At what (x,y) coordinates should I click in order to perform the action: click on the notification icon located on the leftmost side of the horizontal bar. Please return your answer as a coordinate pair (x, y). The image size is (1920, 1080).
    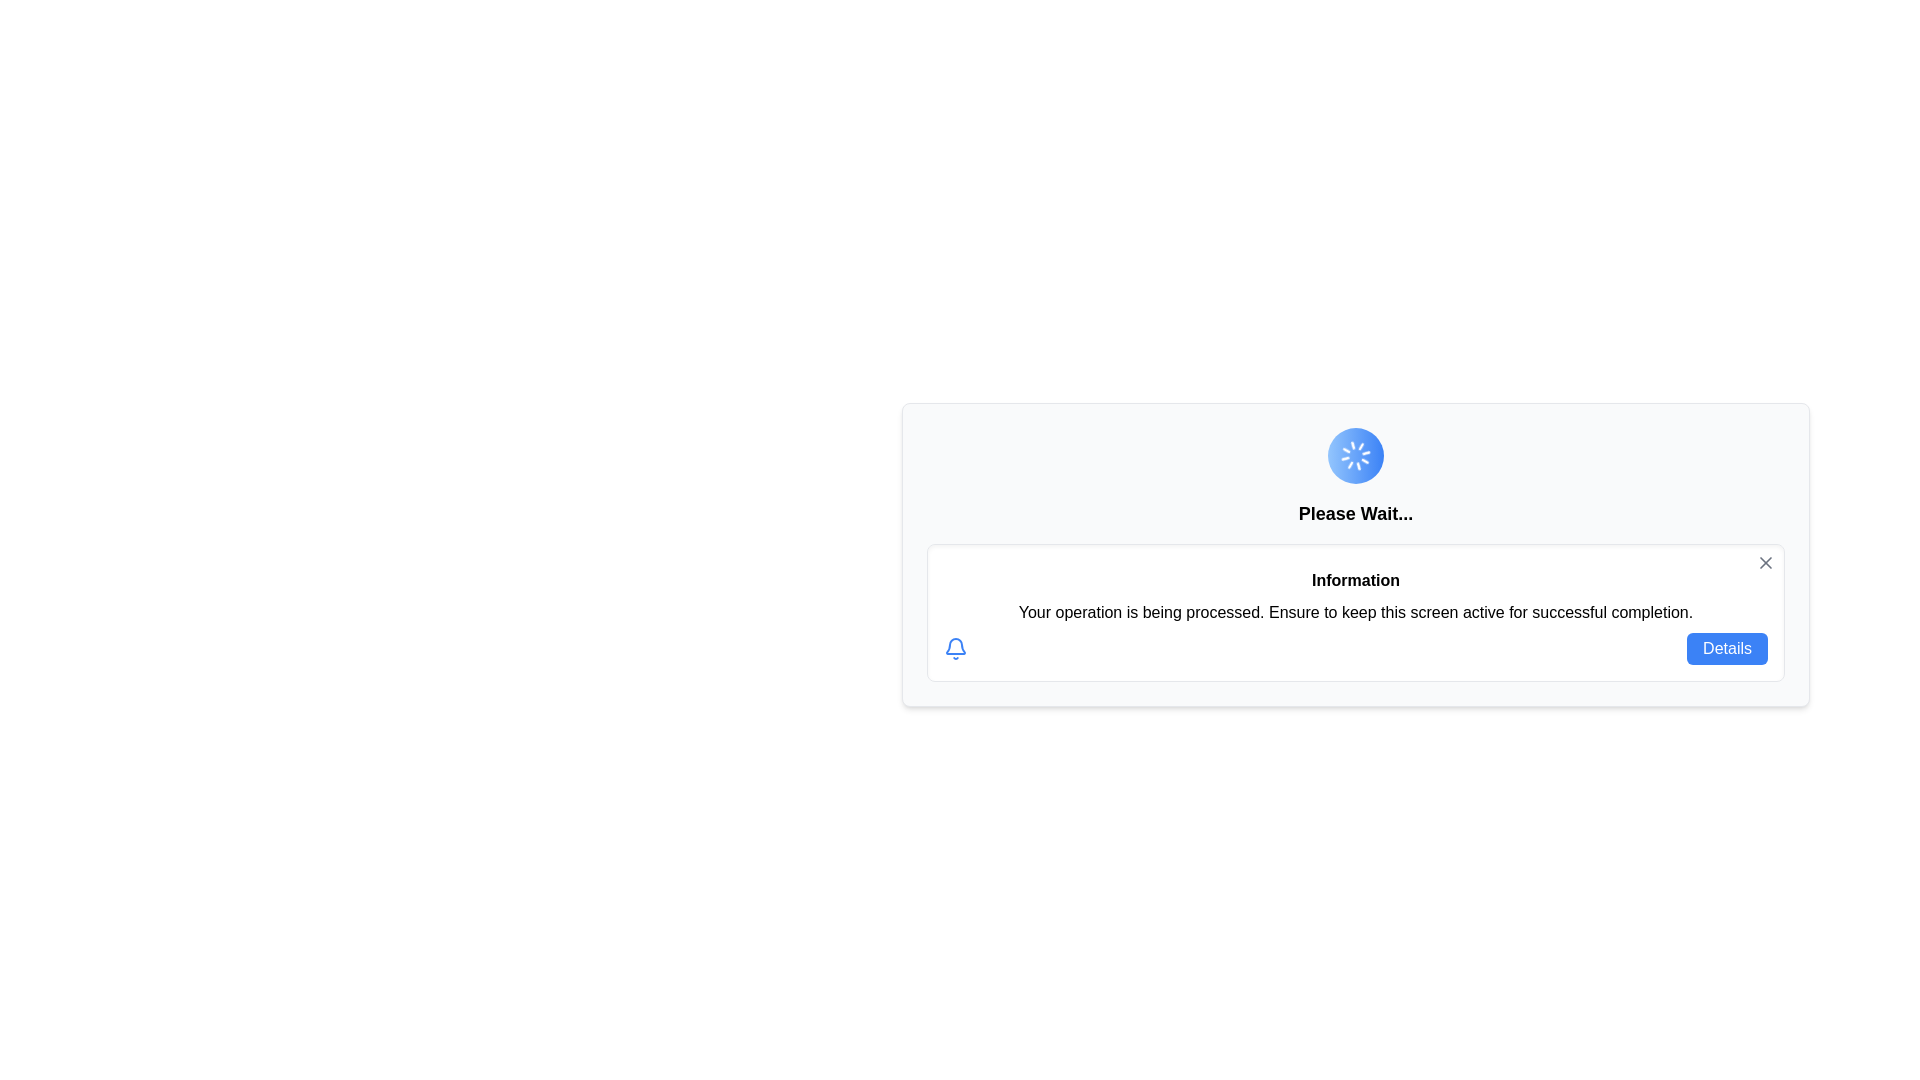
    Looking at the image, I should click on (954, 648).